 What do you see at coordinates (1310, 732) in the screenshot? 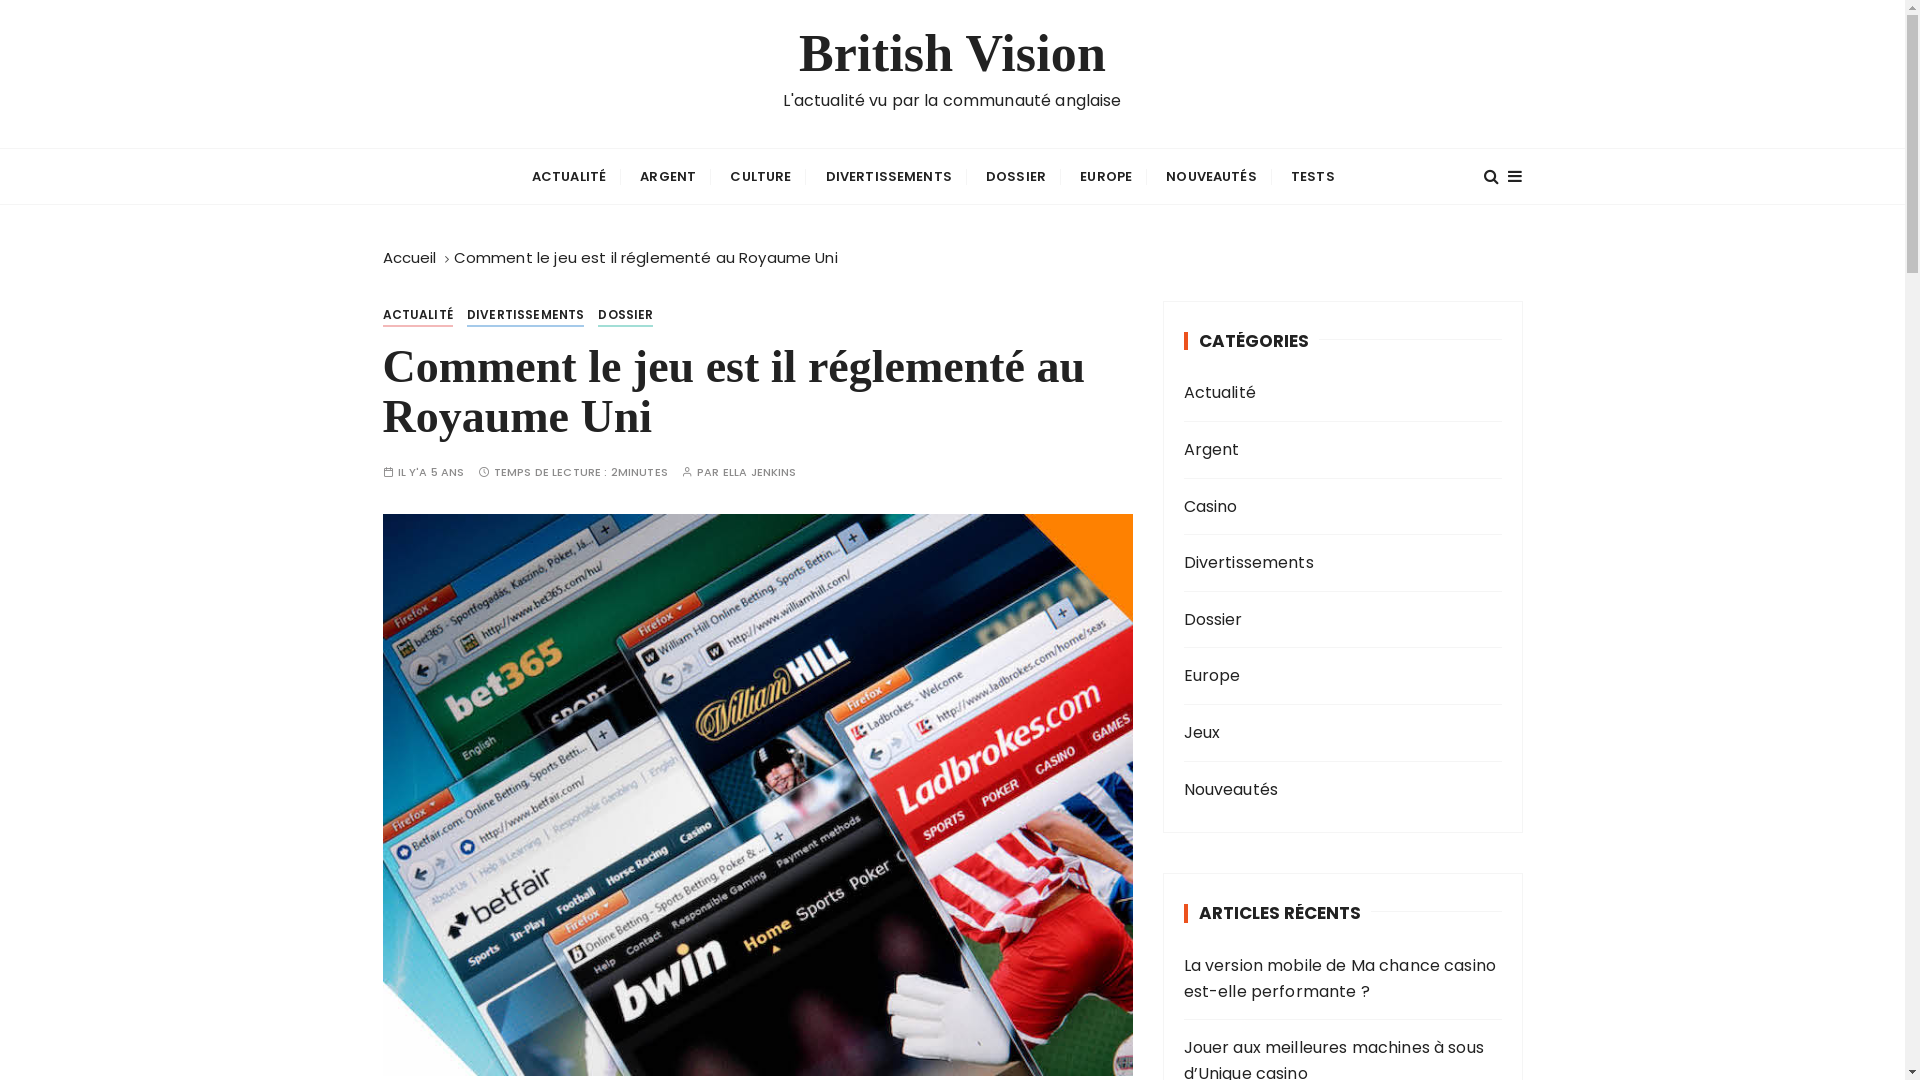
I see `'Jeux'` at bounding box center [1310, 732].